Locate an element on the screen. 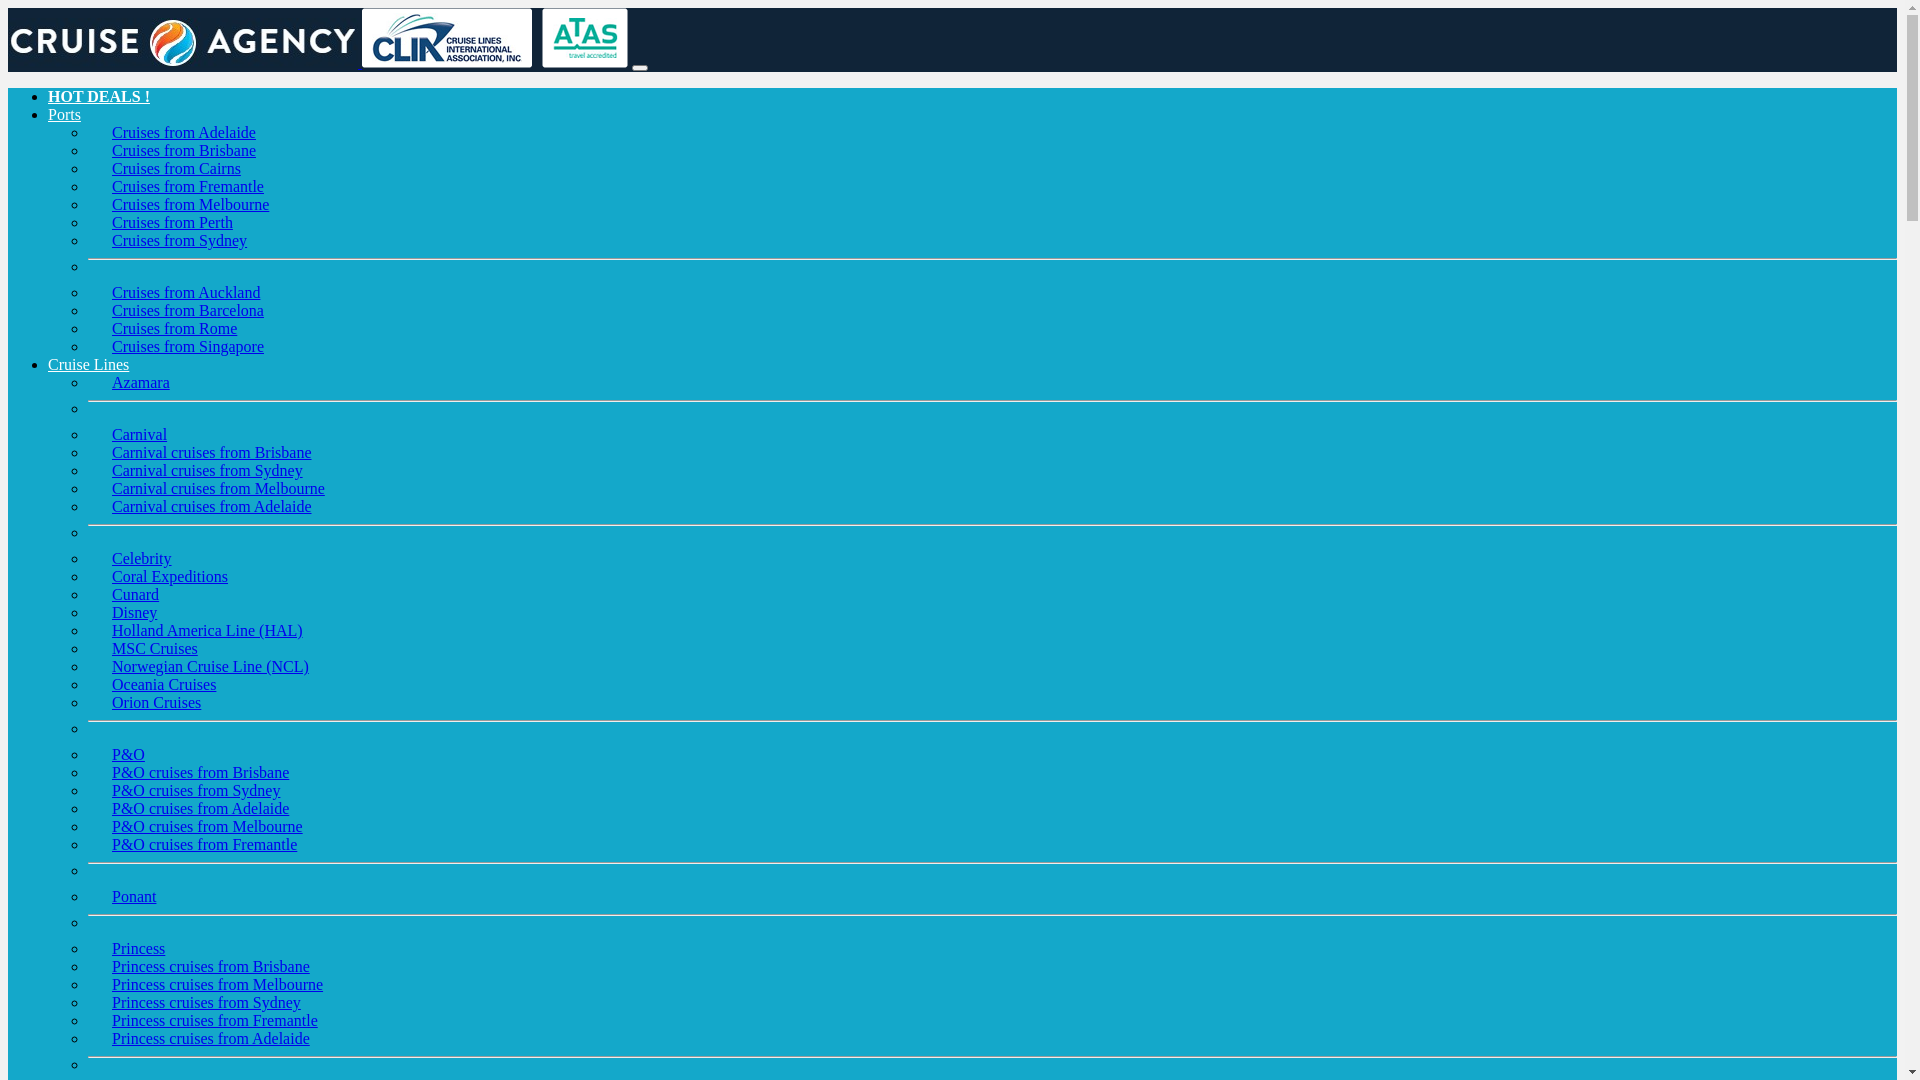  'P&O cruises from Sydney' is located at coordinates (196, 789).